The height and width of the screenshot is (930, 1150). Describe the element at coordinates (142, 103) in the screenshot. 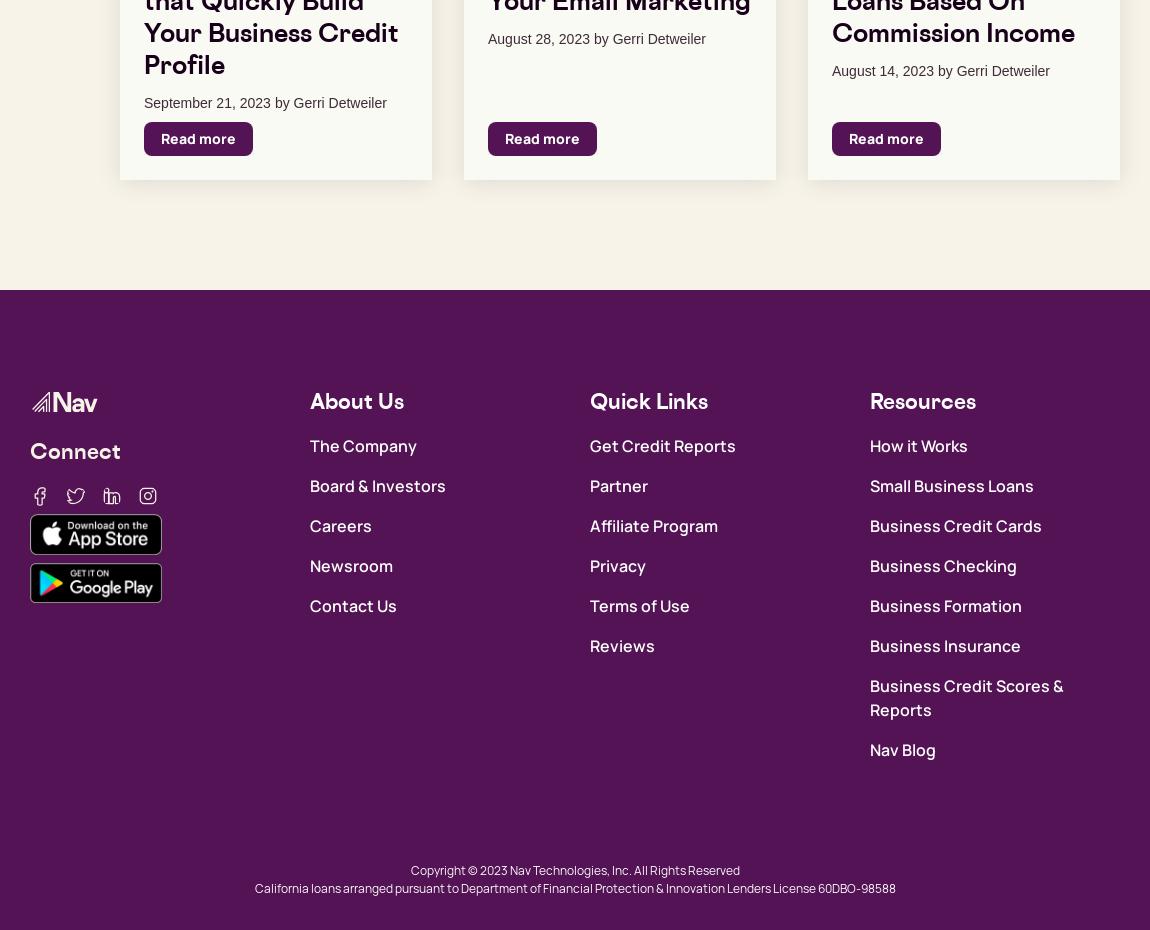

I see `'September 21, 2023'` at that location.